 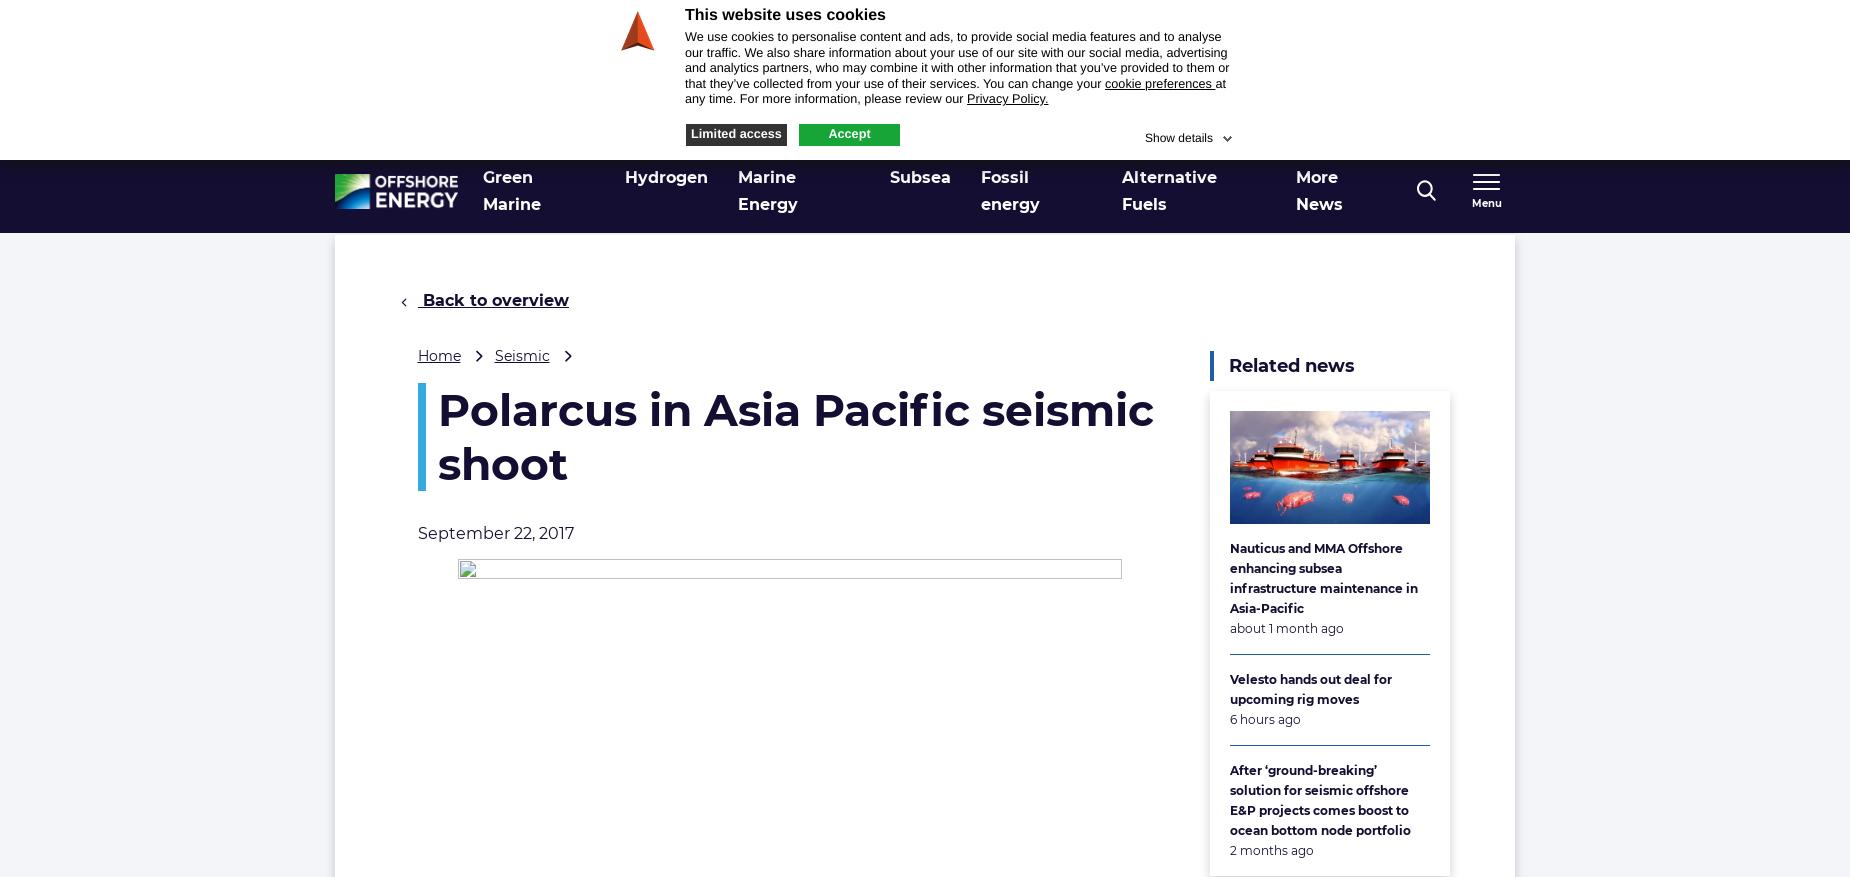 What do you see at coordinates (493, 299) in the screenshot?
I see `'Back to overview'` at bounding box center [493, 299].